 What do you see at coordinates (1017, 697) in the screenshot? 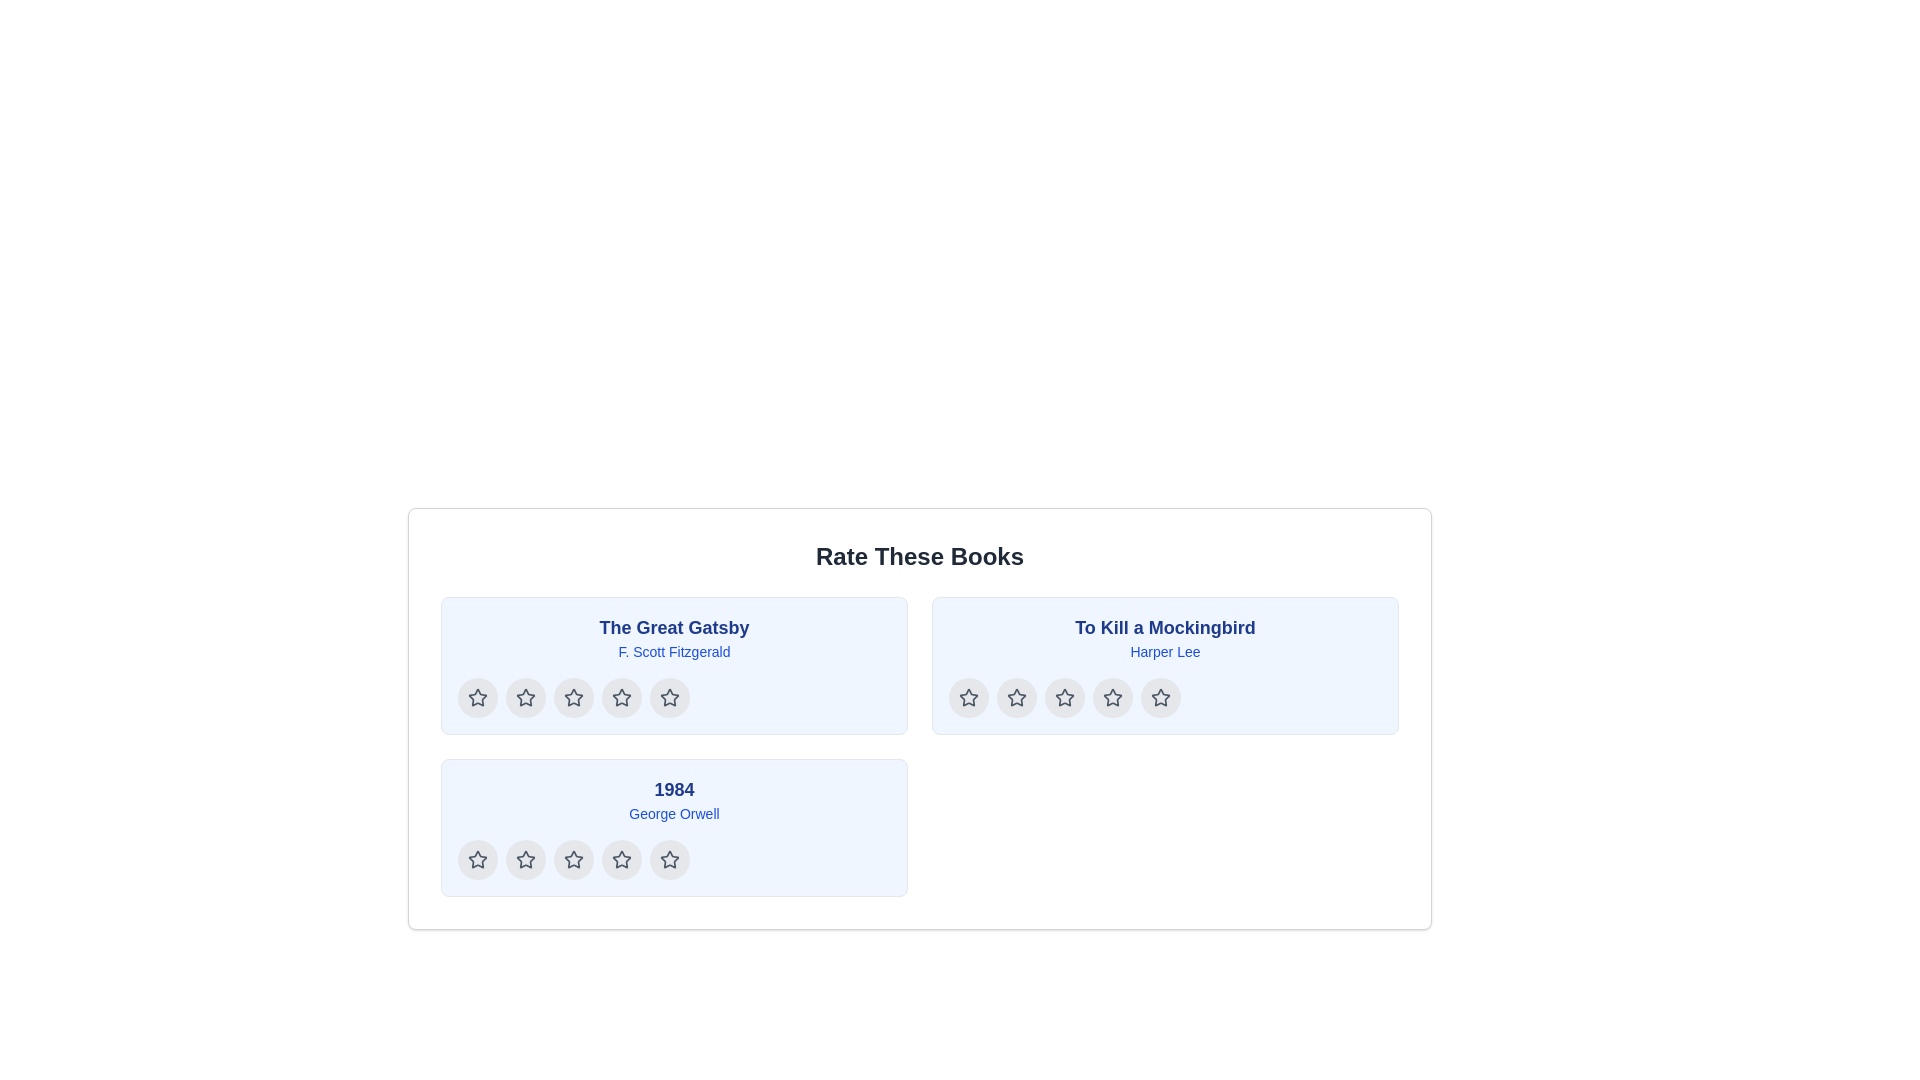
I see `the second star rating button under the 'To Kill a Mockingbird' section` at bounding box center [1017, 697].